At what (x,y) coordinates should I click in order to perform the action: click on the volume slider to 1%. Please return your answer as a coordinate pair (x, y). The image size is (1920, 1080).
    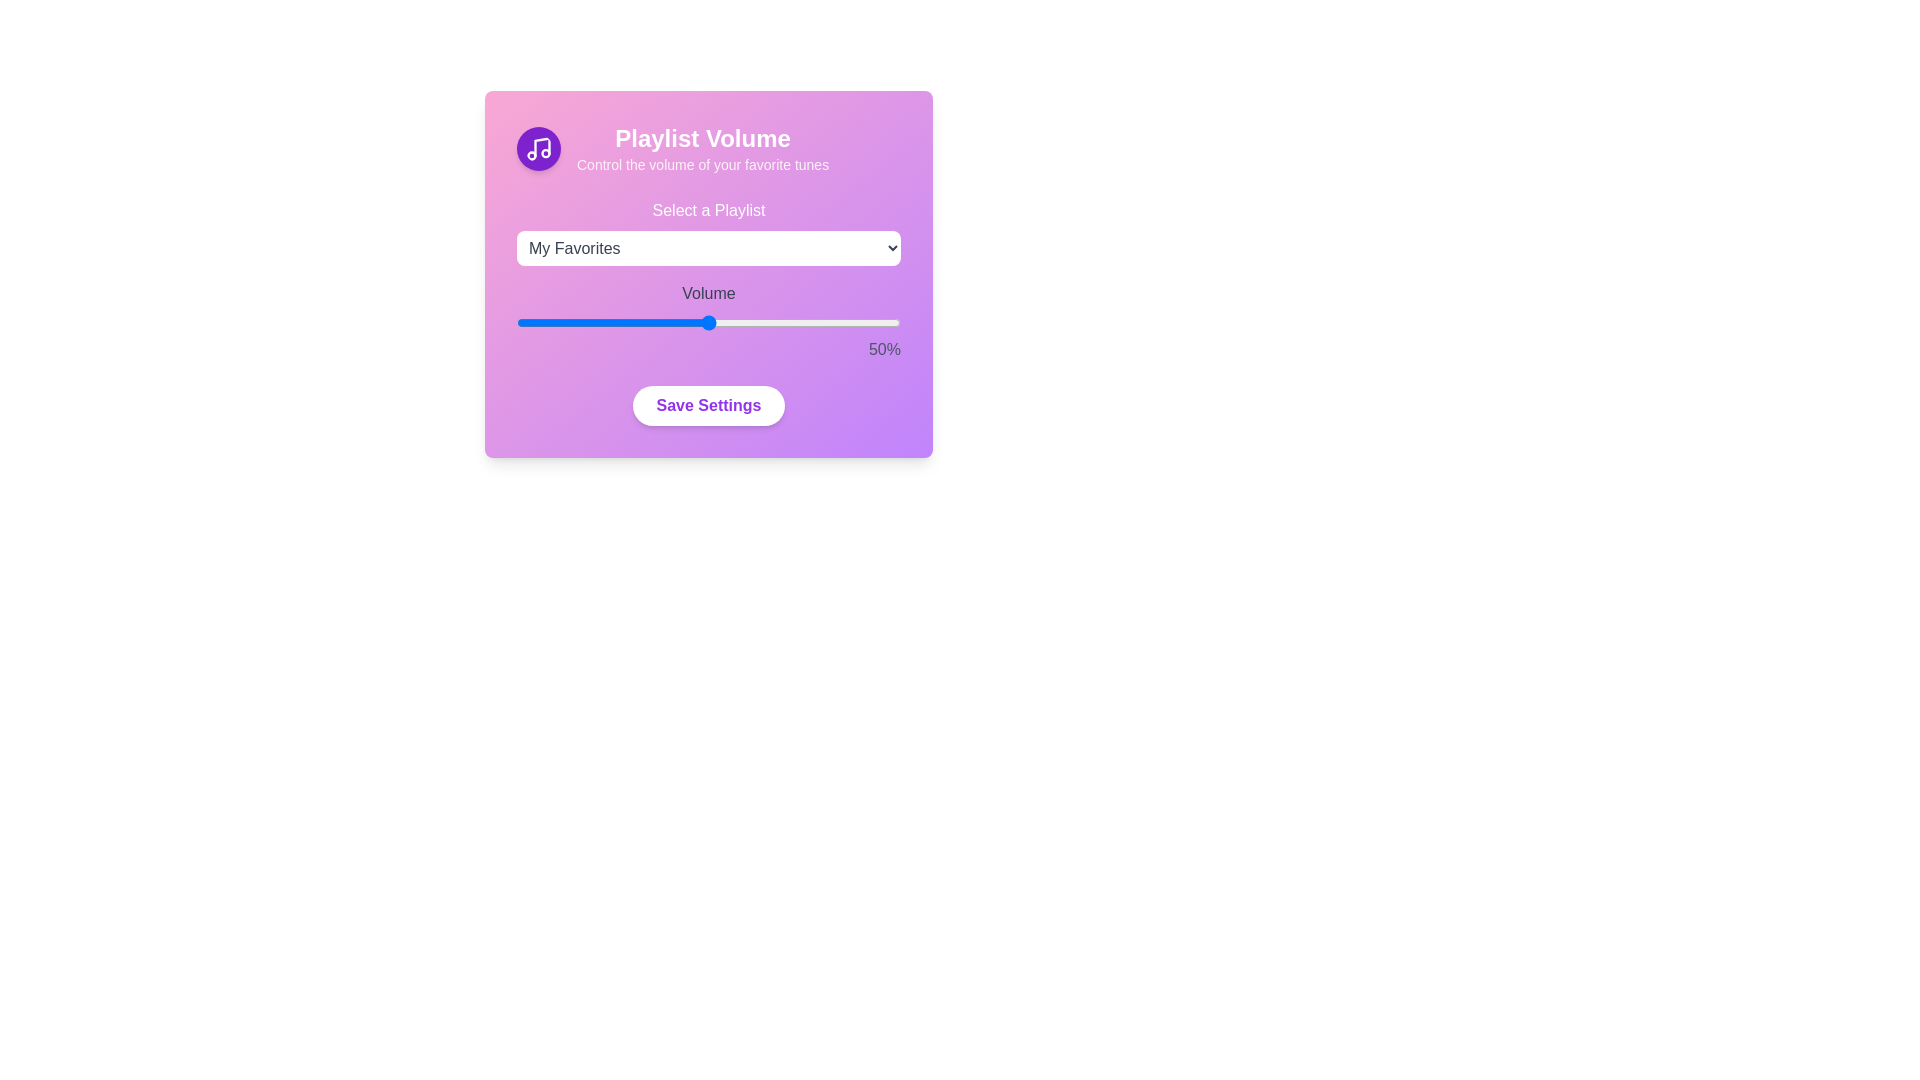
    Looking at the image, I should click on (520, 322).